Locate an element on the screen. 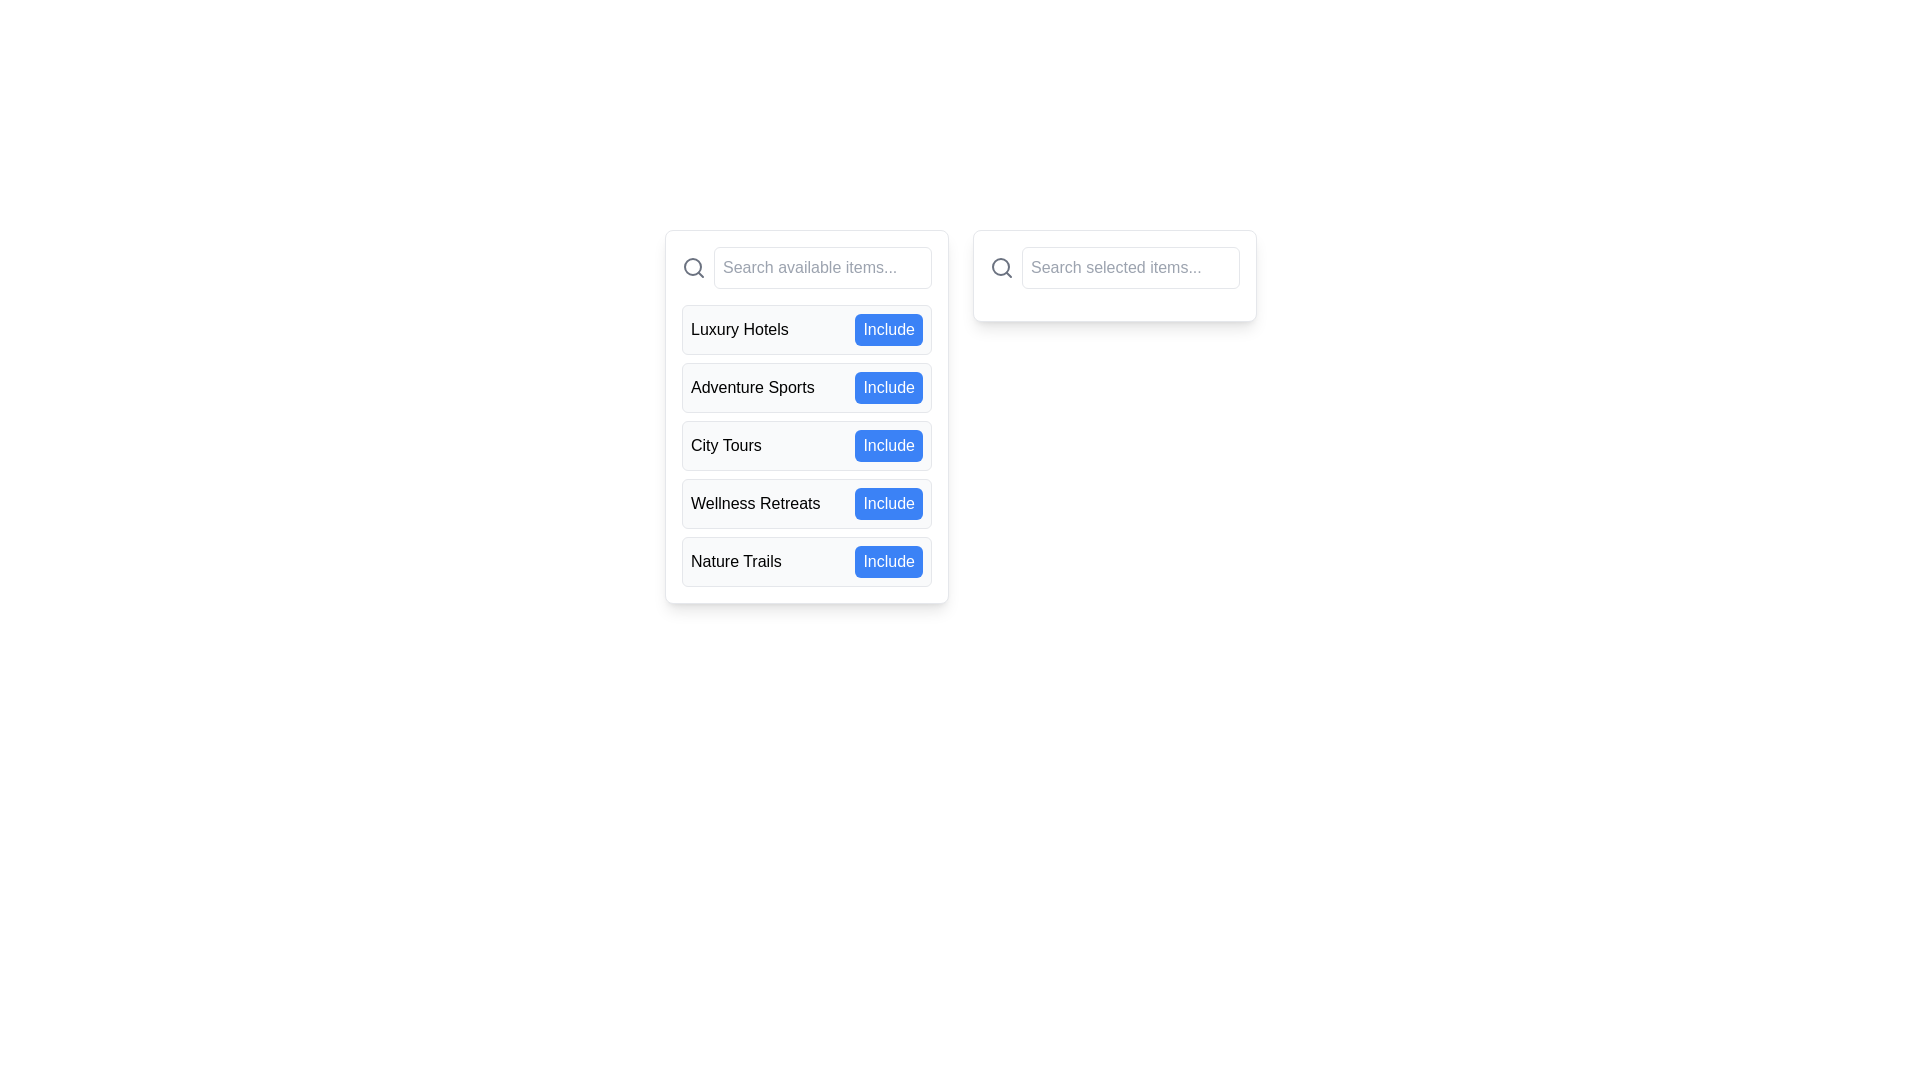 The image size is (1920, 1080). the search icon located on the left side of the text field labeled 'Search selected items...' to interact with the search function is located at coordinates (1002, 266).